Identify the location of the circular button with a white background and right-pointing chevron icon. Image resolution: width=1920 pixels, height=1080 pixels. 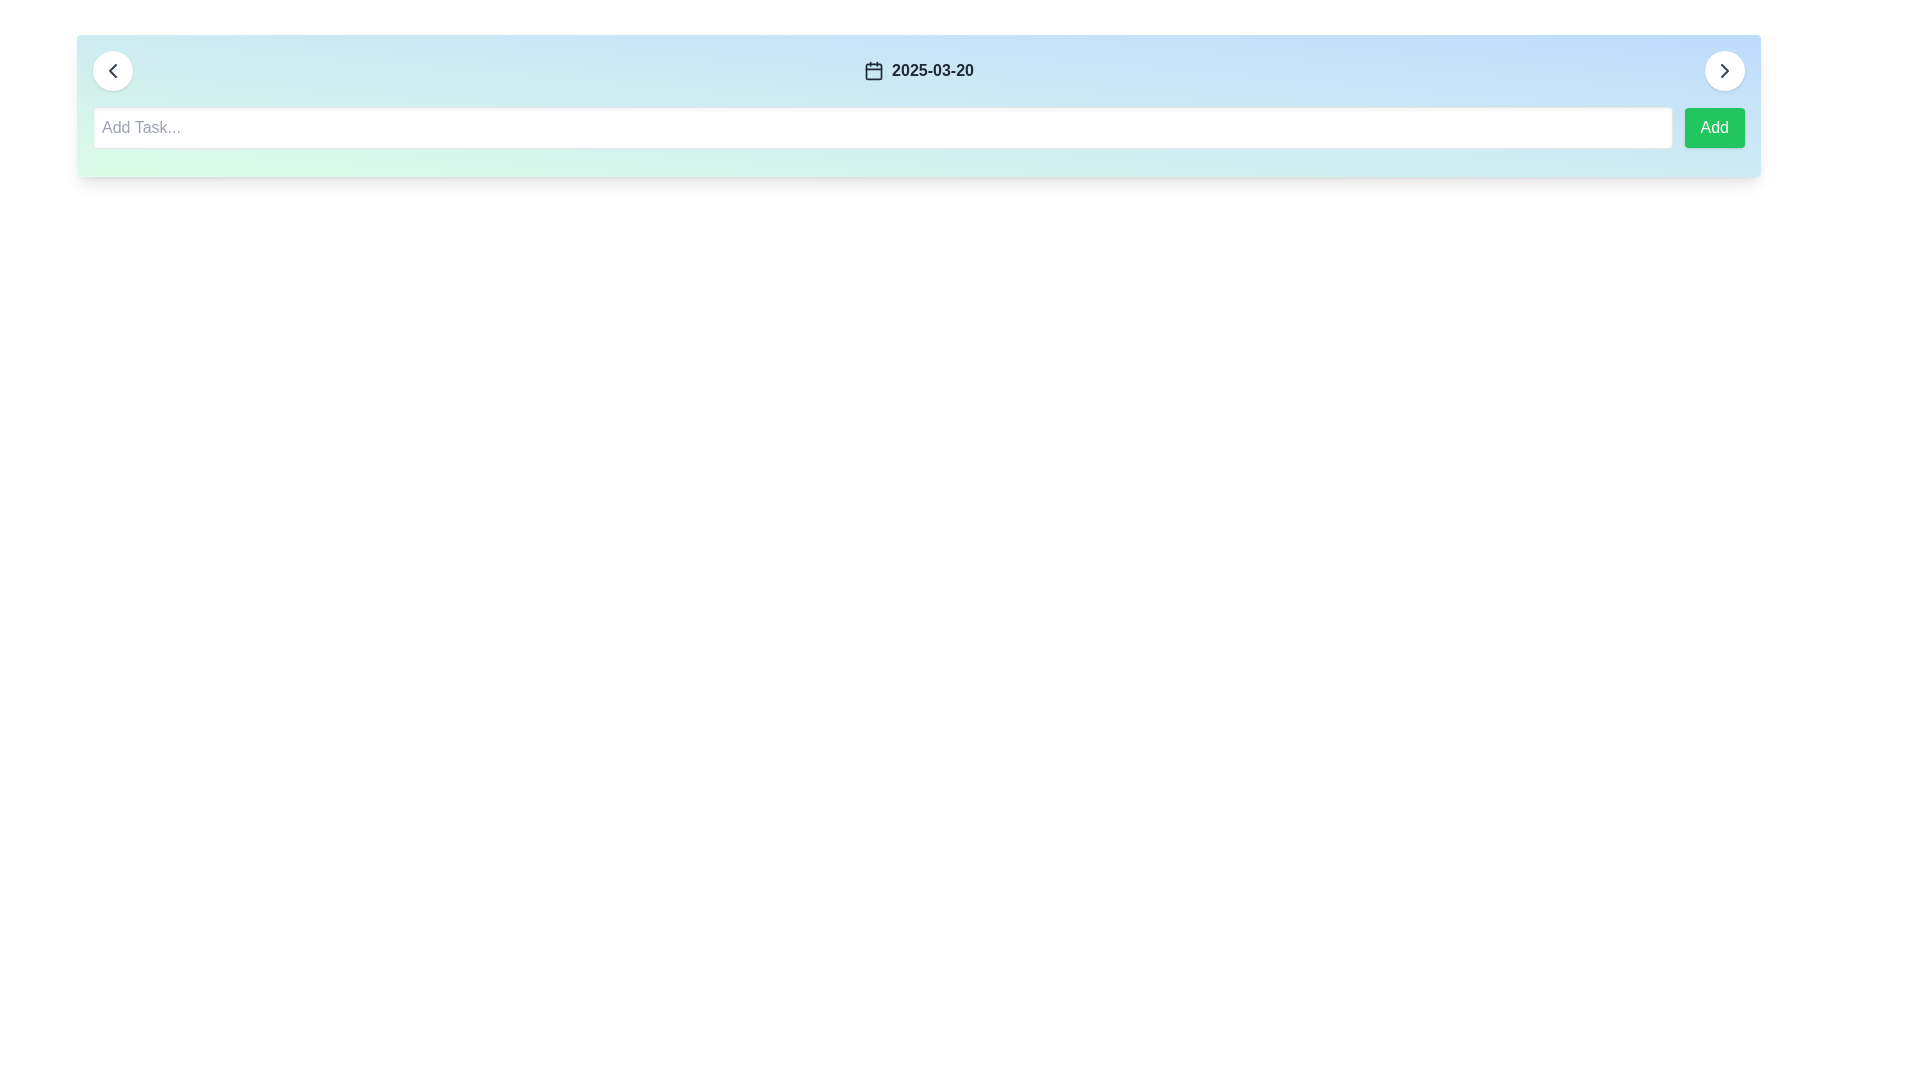
(1723, 69).